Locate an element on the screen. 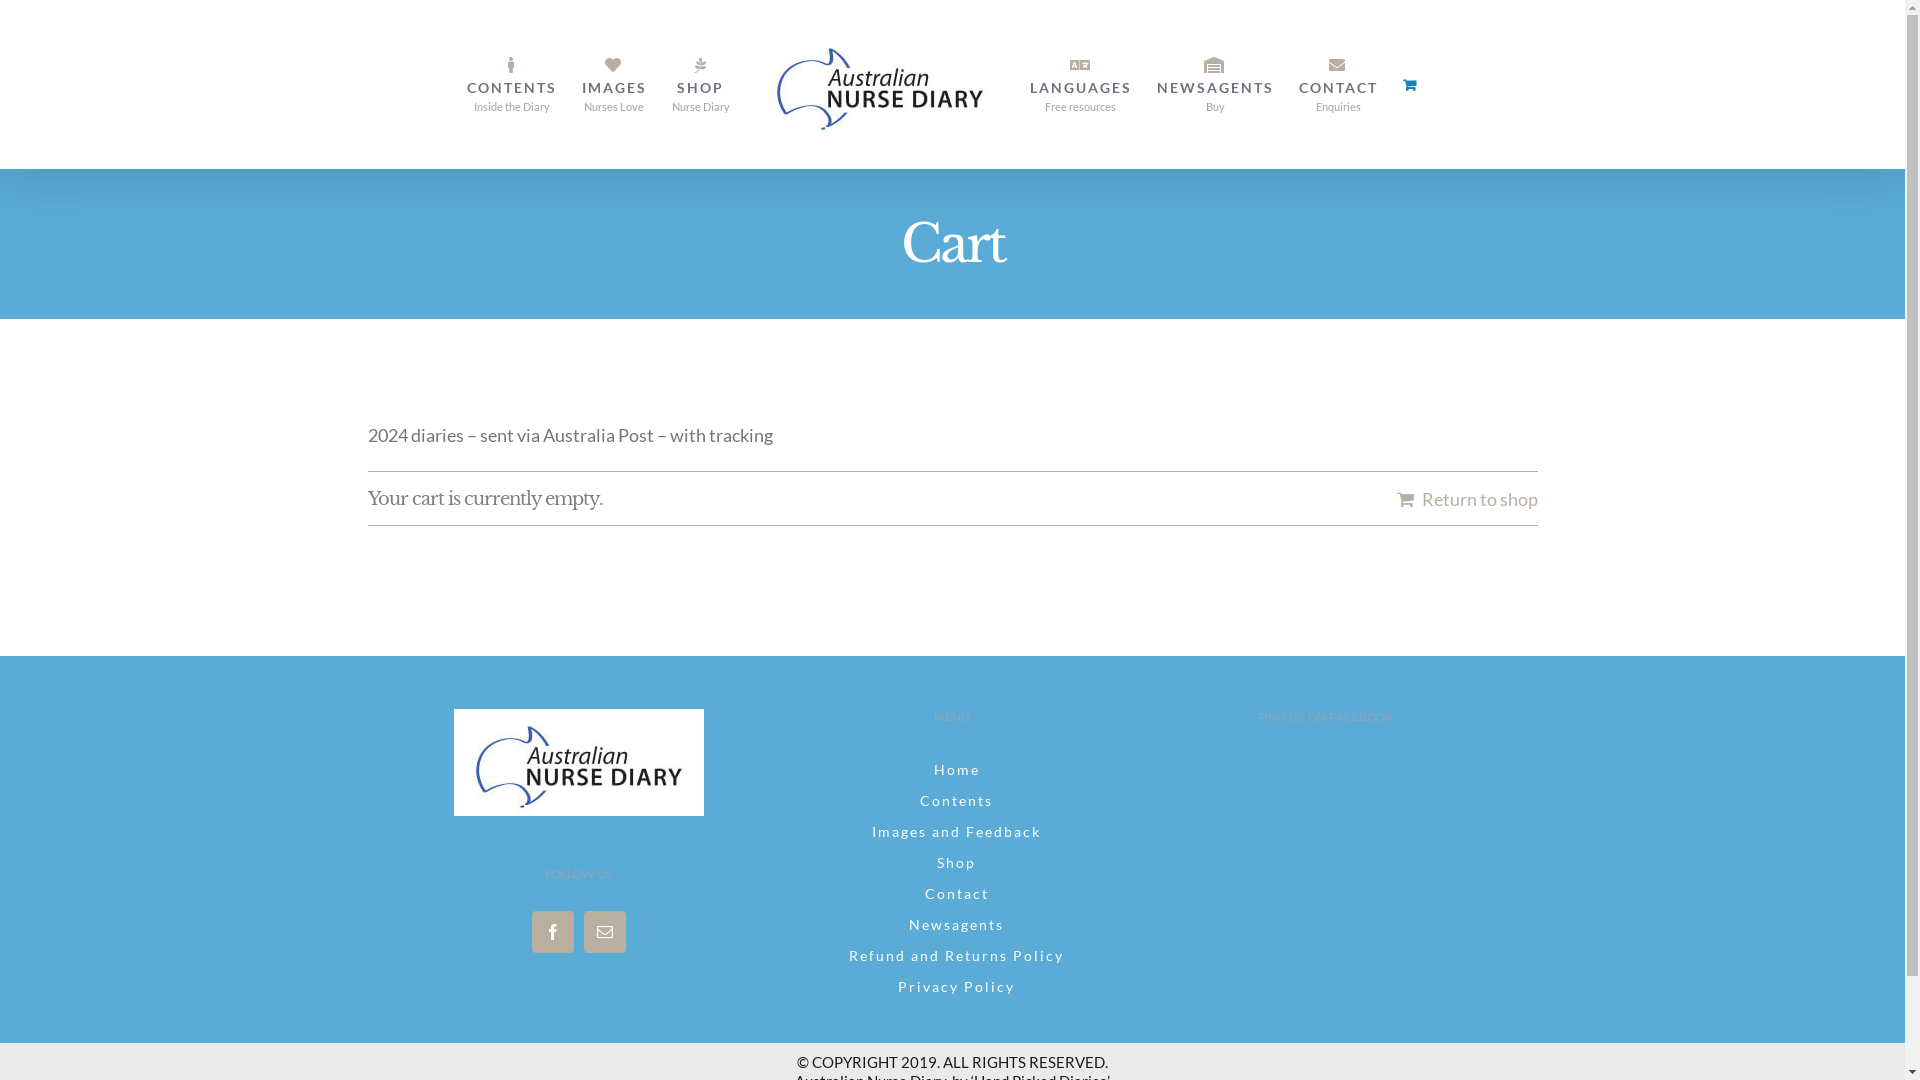 The width and height of the screenshot is (1920, 1080). 'Images and Feedback' is located at coordinates (950, 831).